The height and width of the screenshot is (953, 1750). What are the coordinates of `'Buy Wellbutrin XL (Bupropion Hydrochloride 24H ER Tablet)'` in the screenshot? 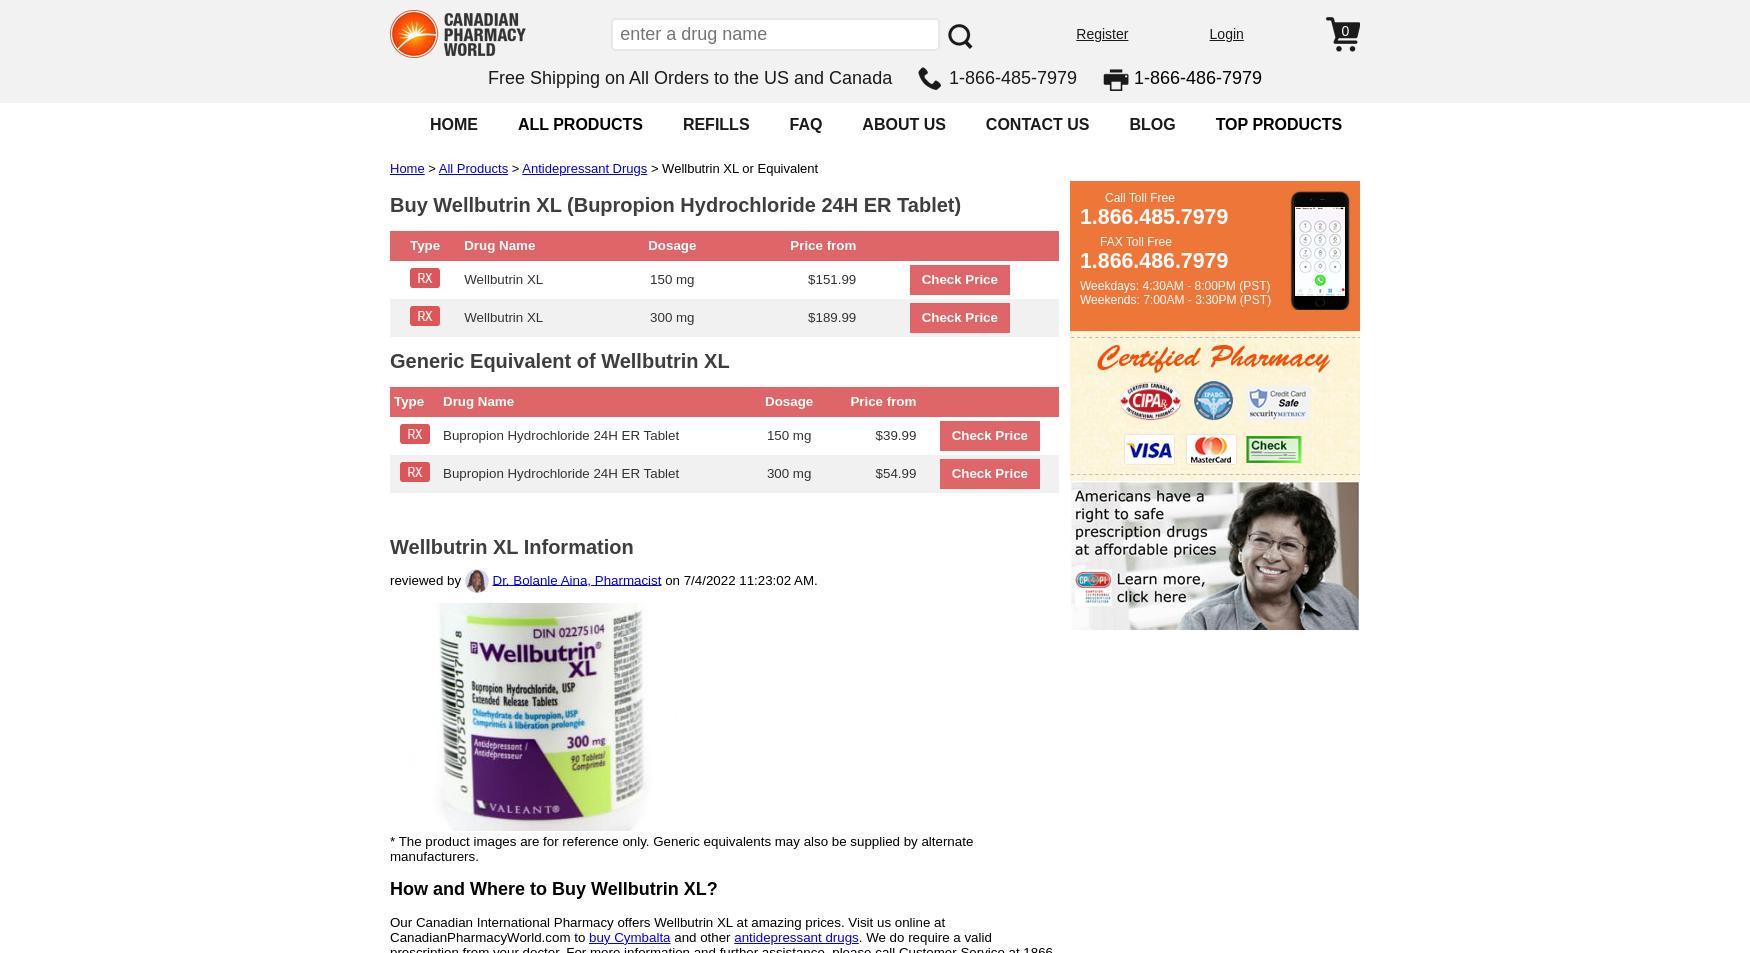 It's located at (674, 203).